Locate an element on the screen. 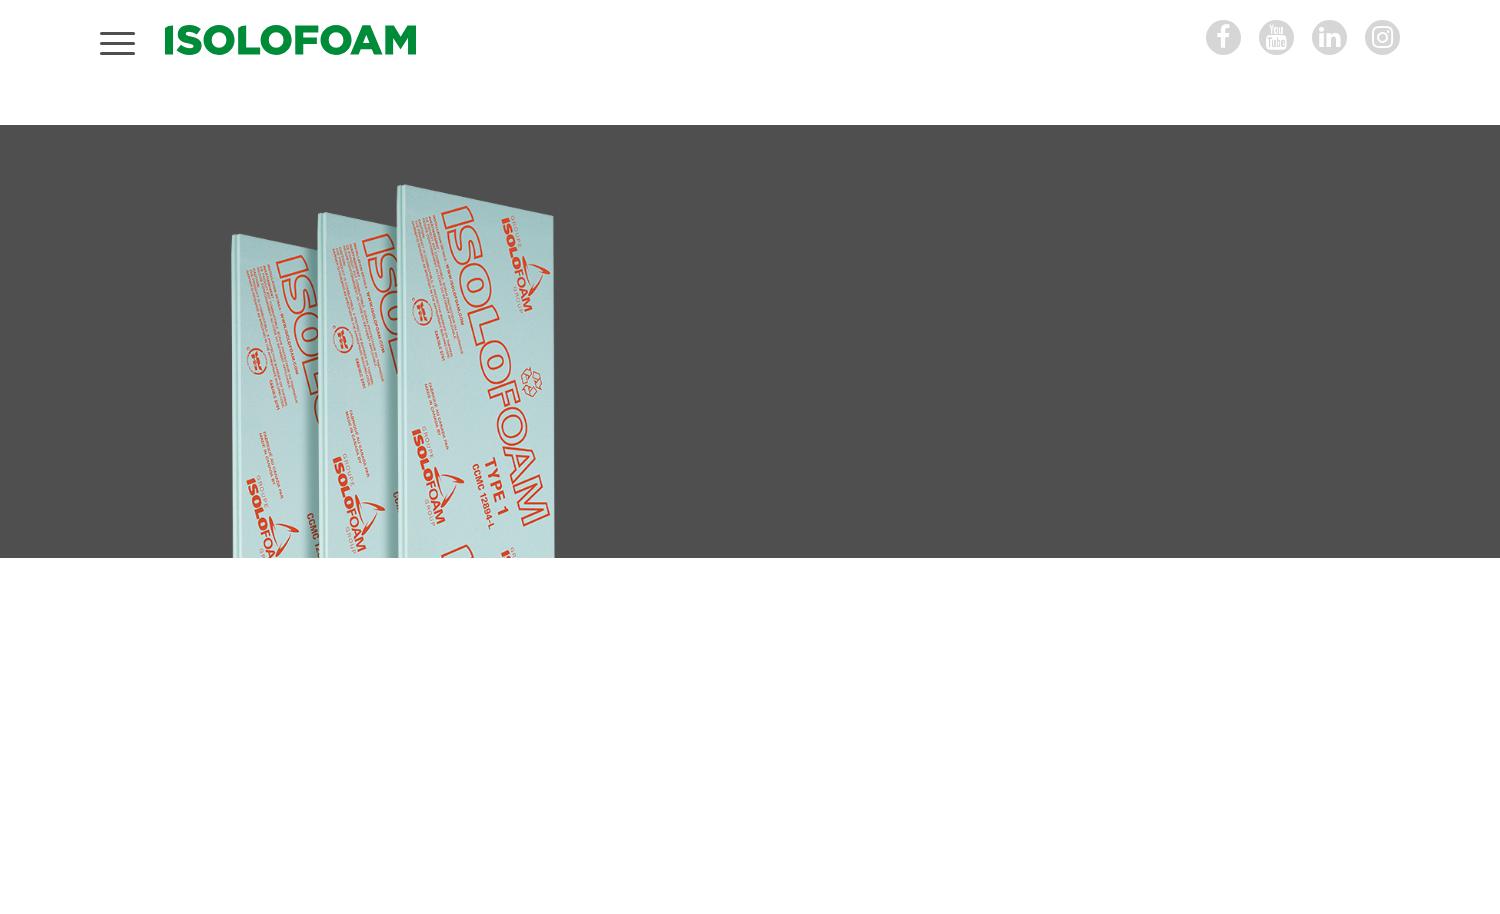 This screenshot has height=914, width=1500. '(634 KB)' is located at coordinates (1024, 722).